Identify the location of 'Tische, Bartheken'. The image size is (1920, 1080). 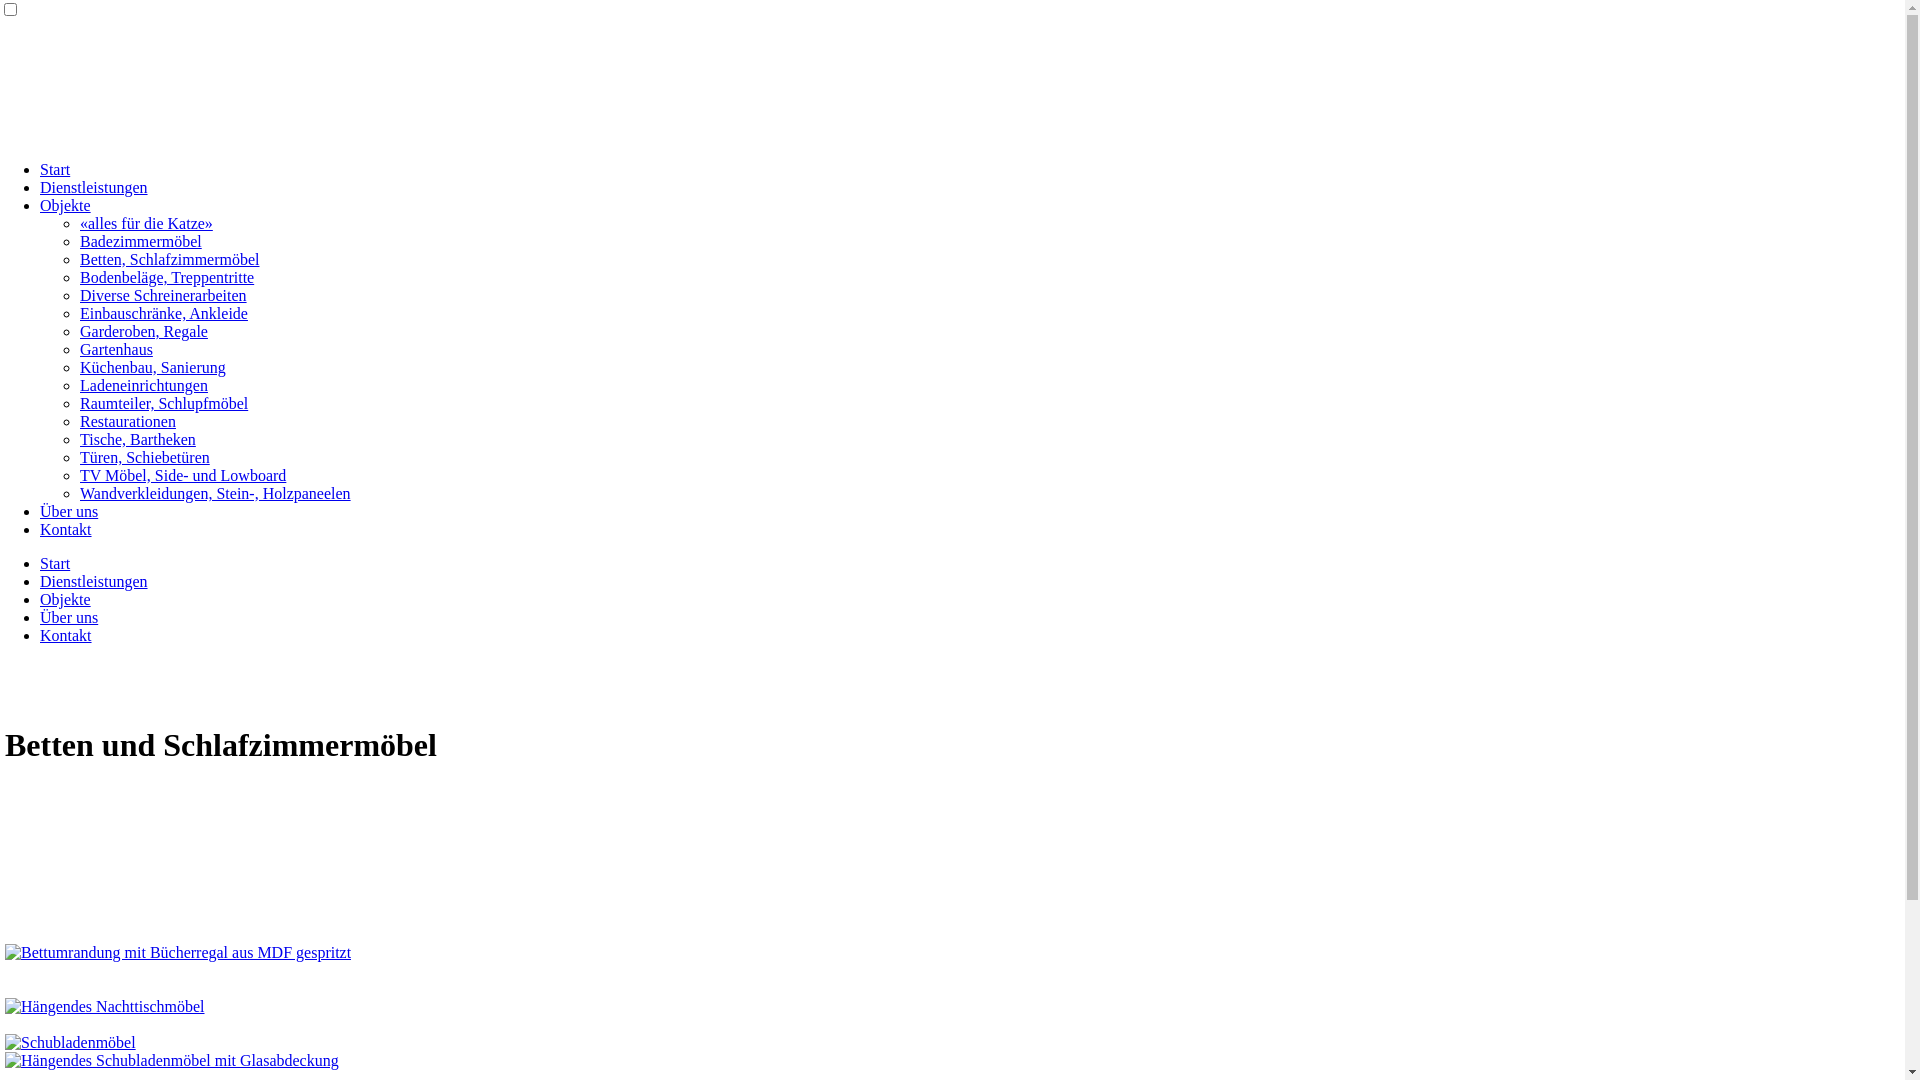
(137, 438).